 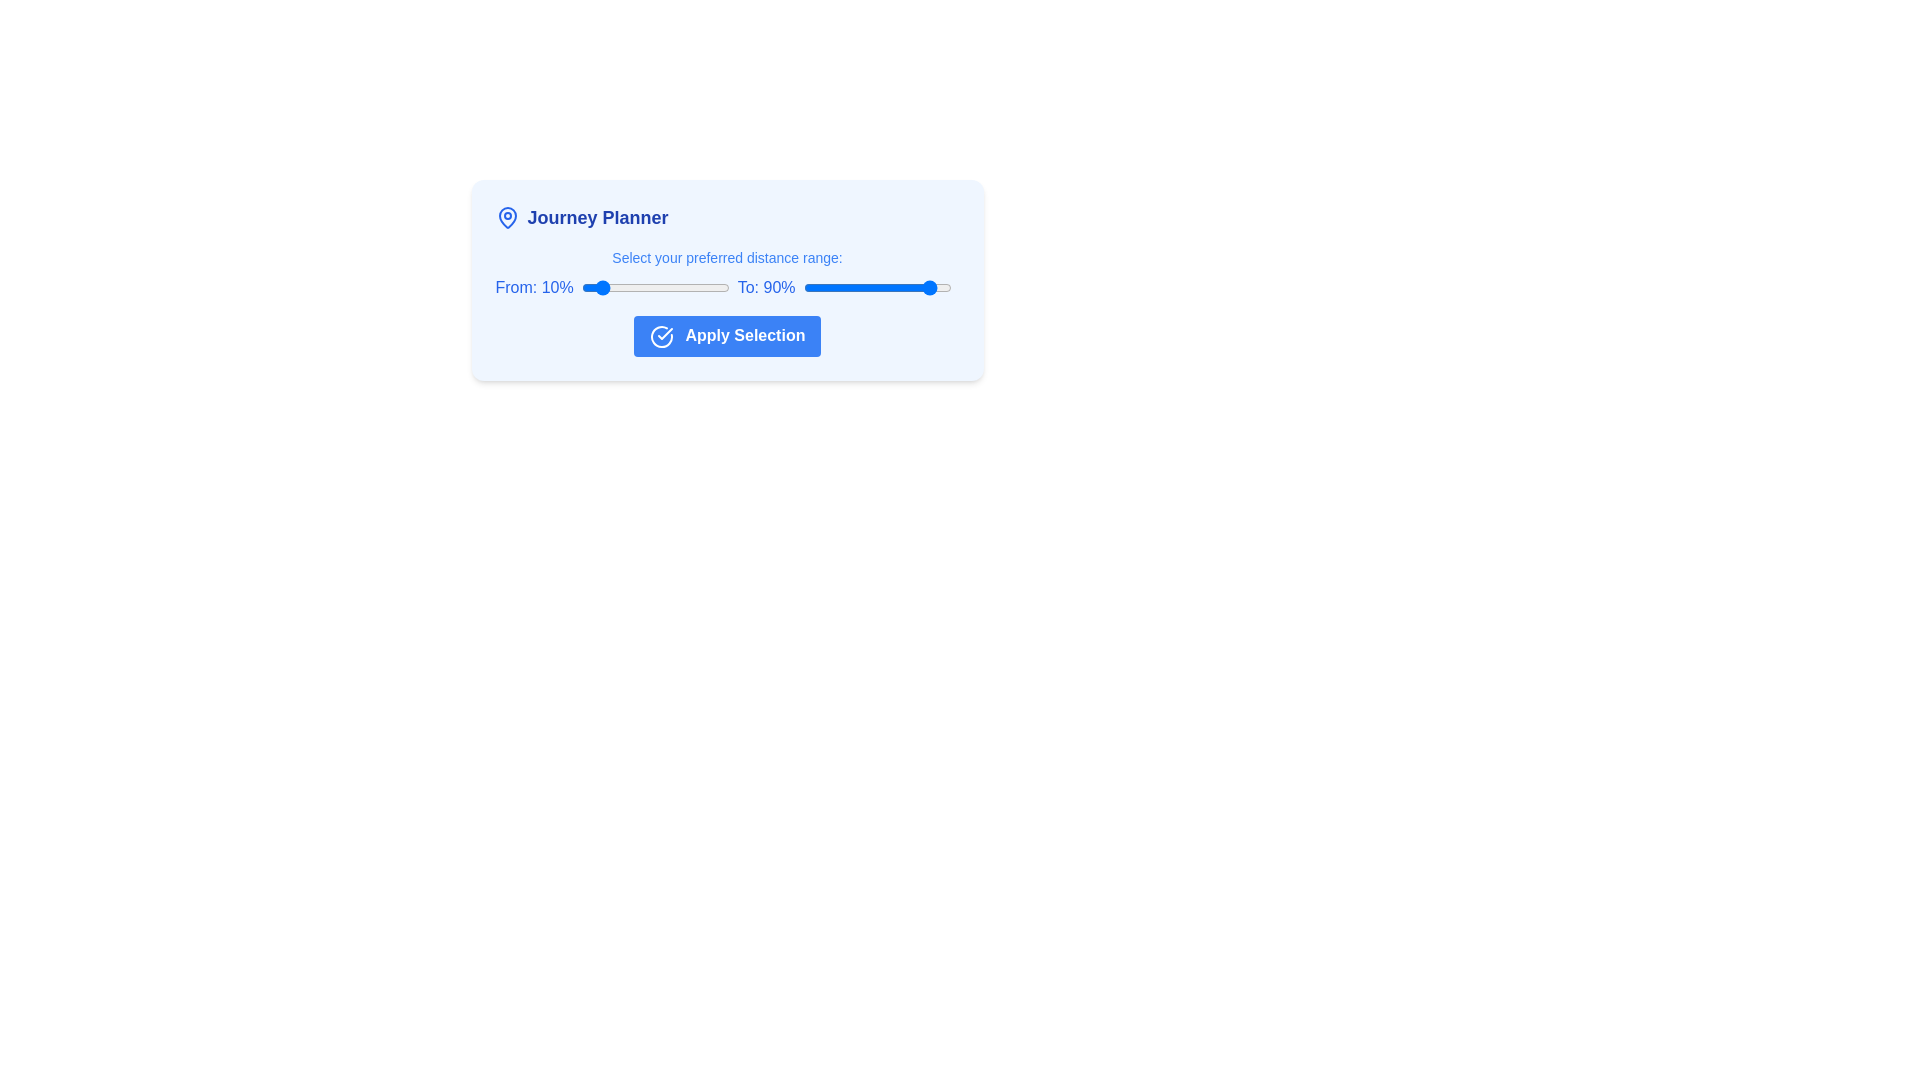 I want to click on the pin icon graphic element located on the left side of the 'Journey Planner' text, which is a part of an SVG graphic and has a curved, elongated shape with a pointed bottom, so click(x=507, y=218).